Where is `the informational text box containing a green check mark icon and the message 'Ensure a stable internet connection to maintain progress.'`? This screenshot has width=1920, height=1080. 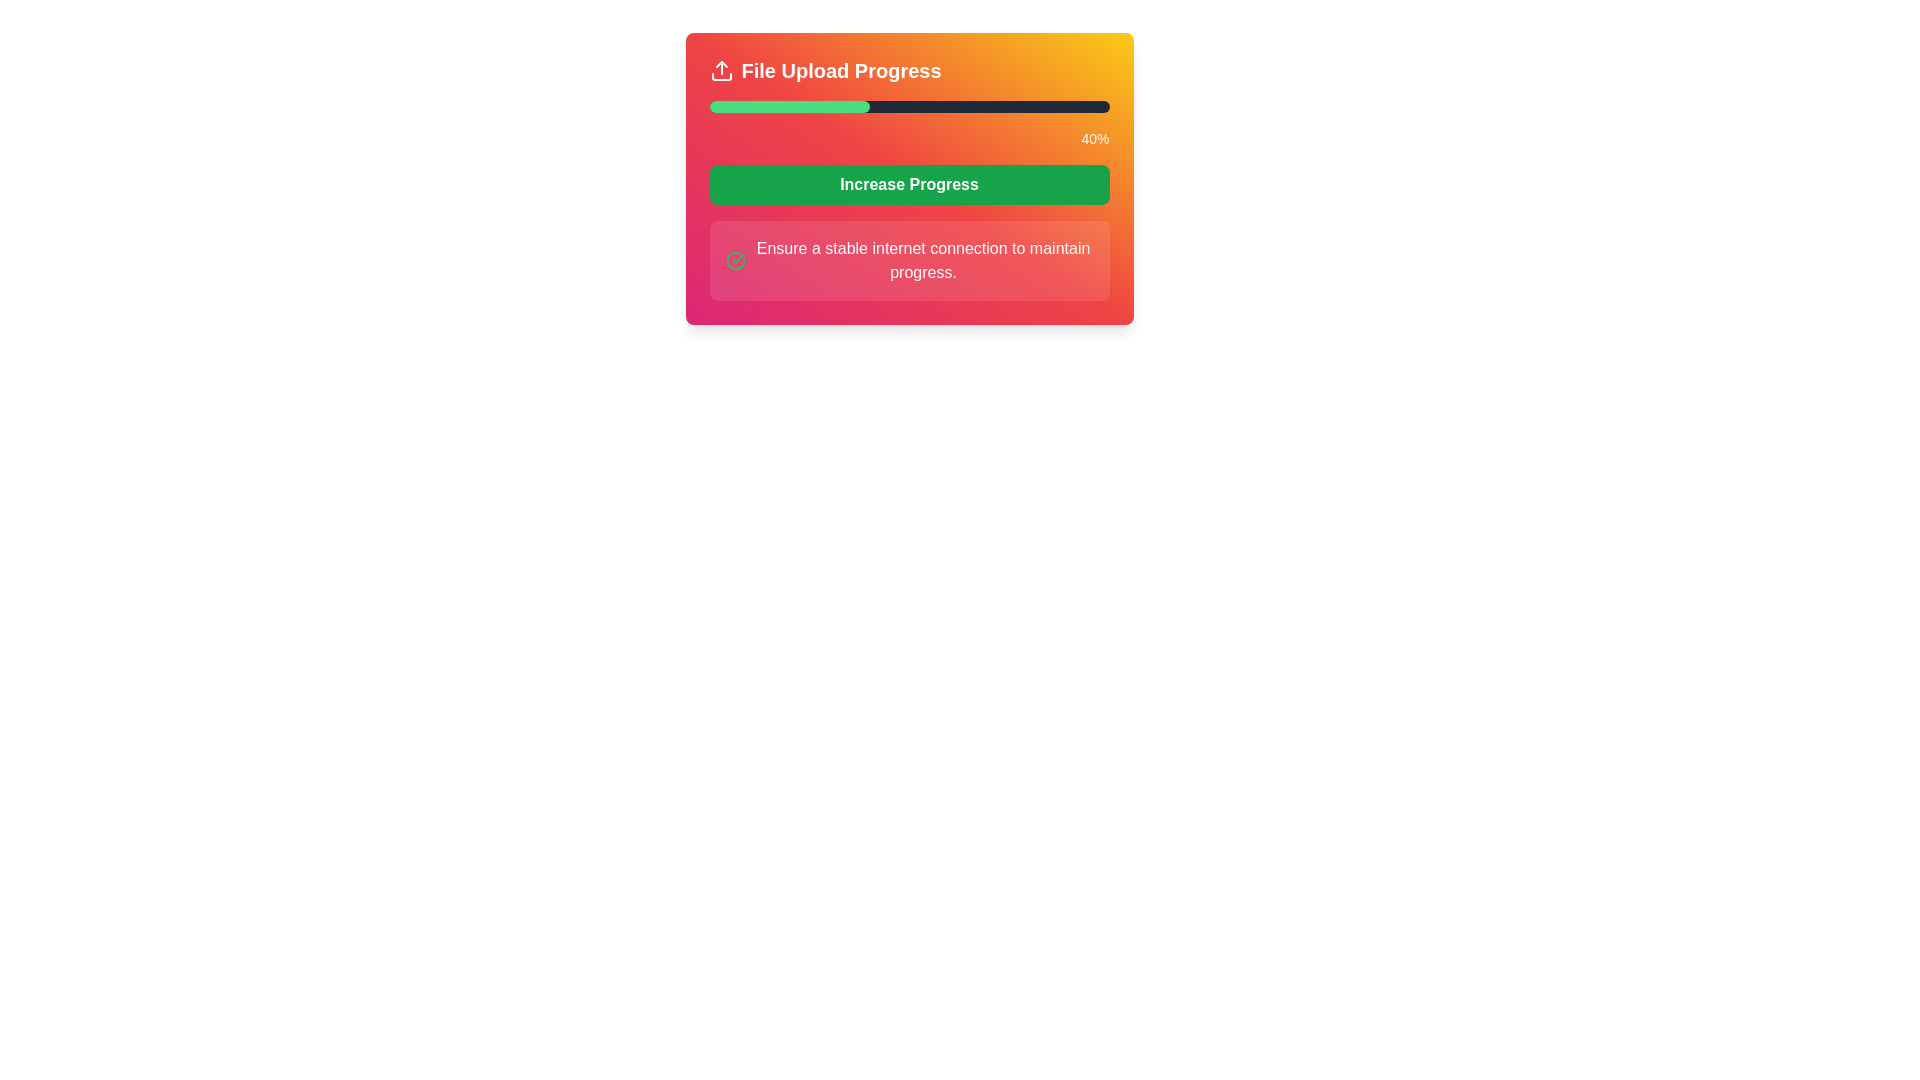 the informational text box containing a green check mark icon and the message 'Ensure a stable internet connection to maintain progress.' is located at coordinates (908, 260).